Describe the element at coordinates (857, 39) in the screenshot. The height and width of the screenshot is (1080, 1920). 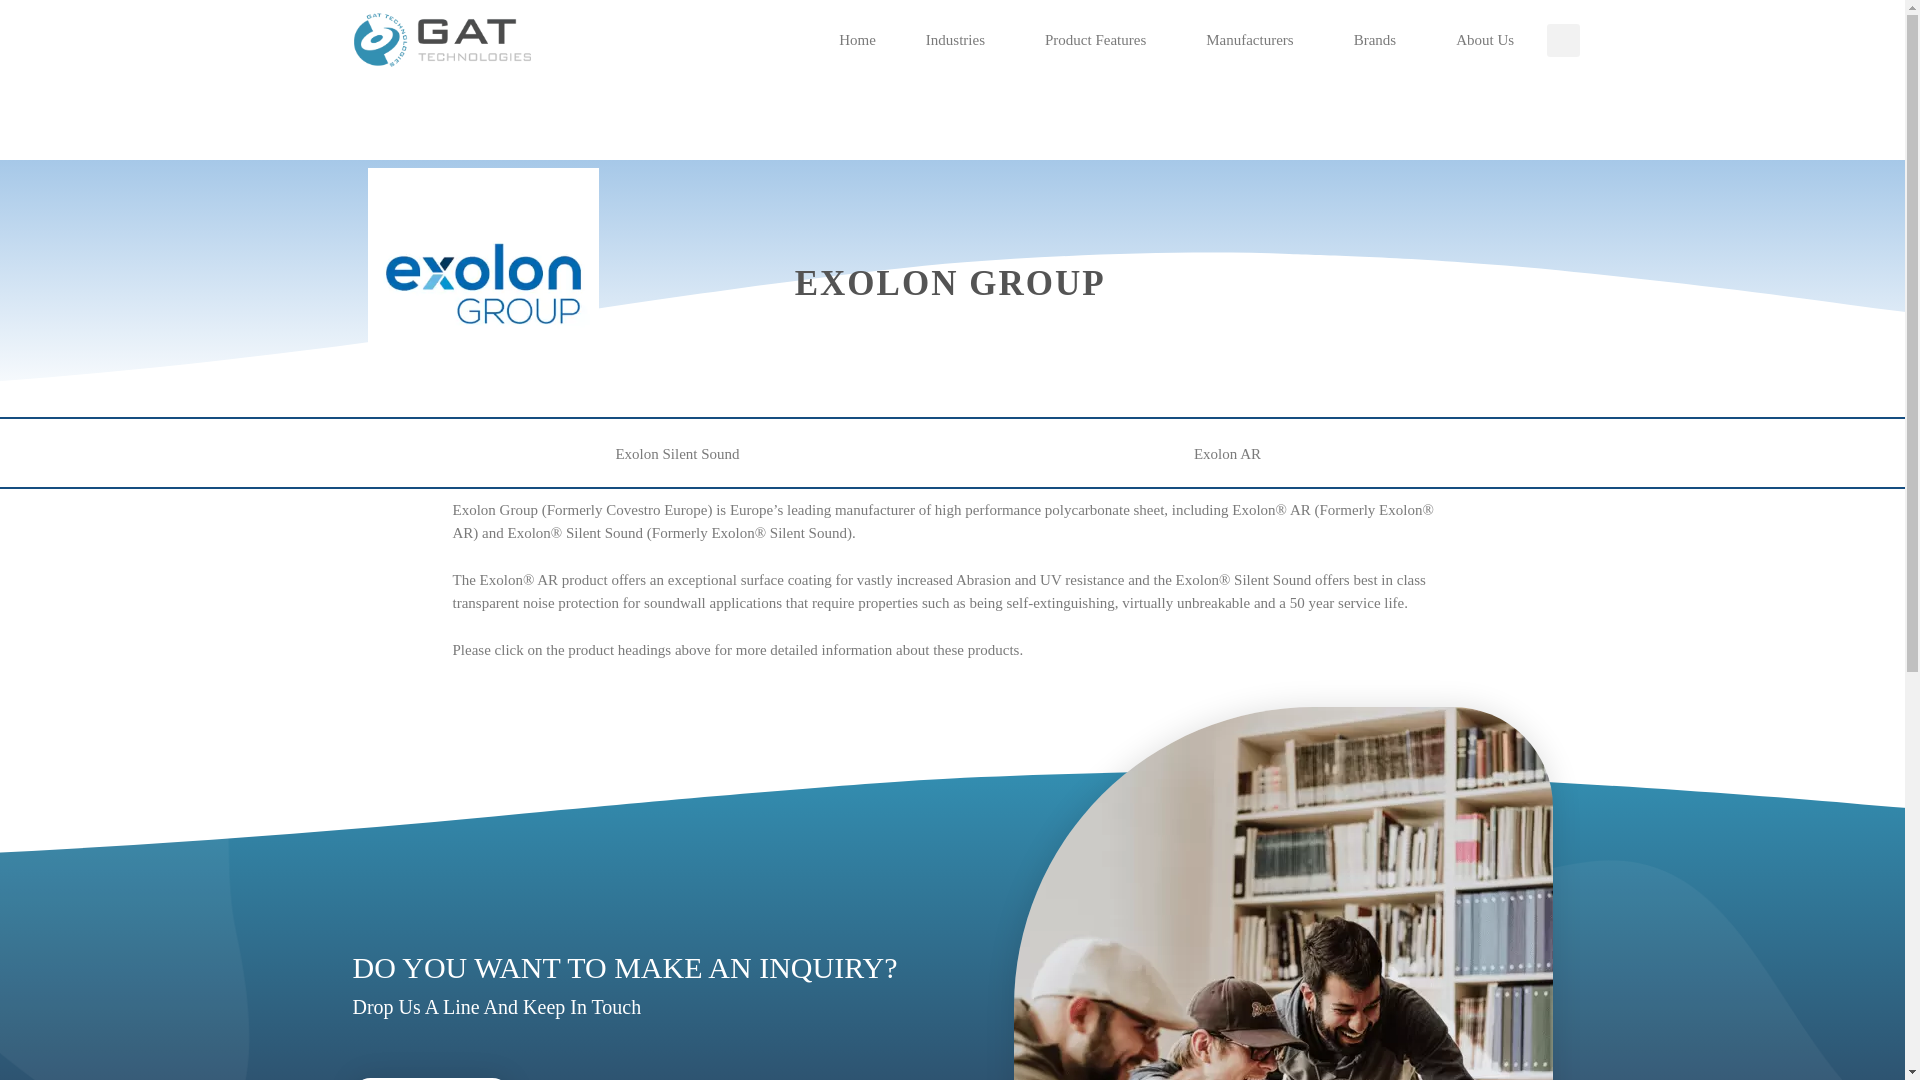
I see `'Home'` at that location.